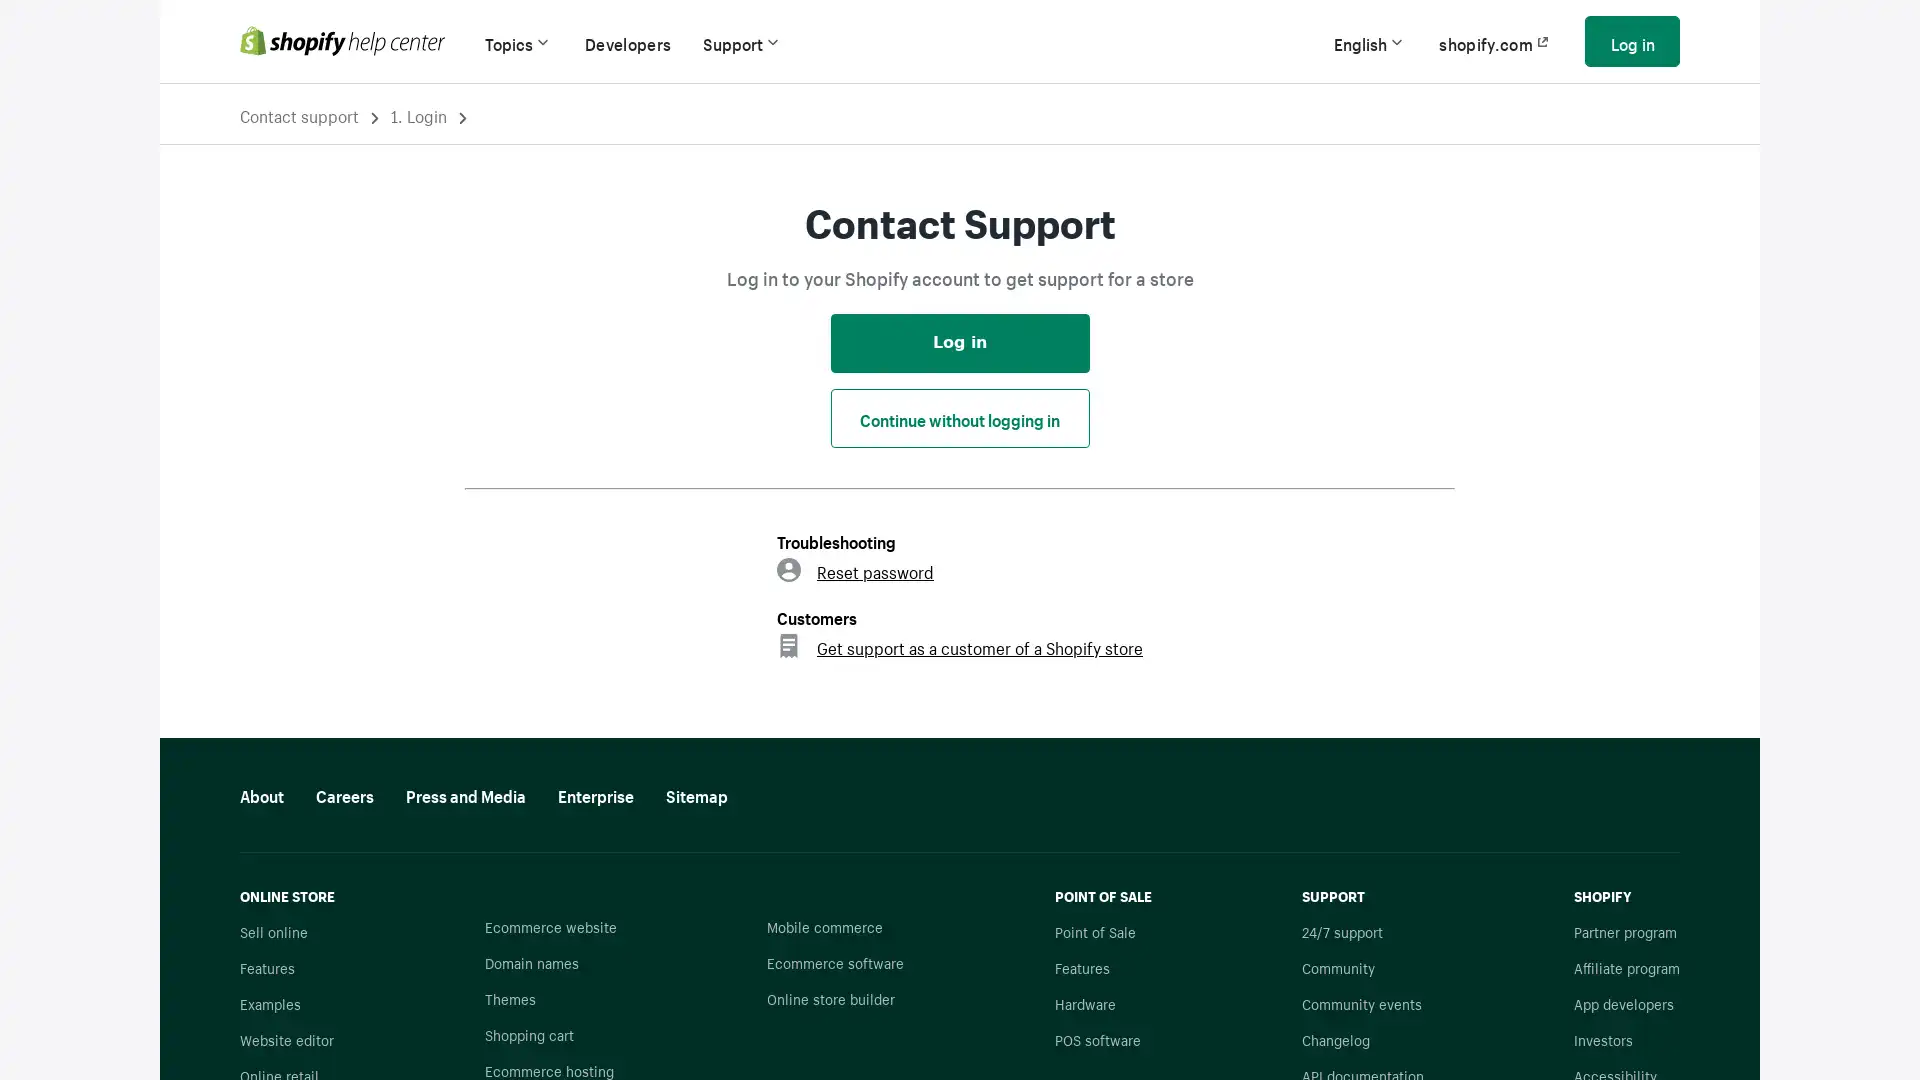 This screenshot has width=1920, height=1080. I want to click on Log in, so click(1632, 41).